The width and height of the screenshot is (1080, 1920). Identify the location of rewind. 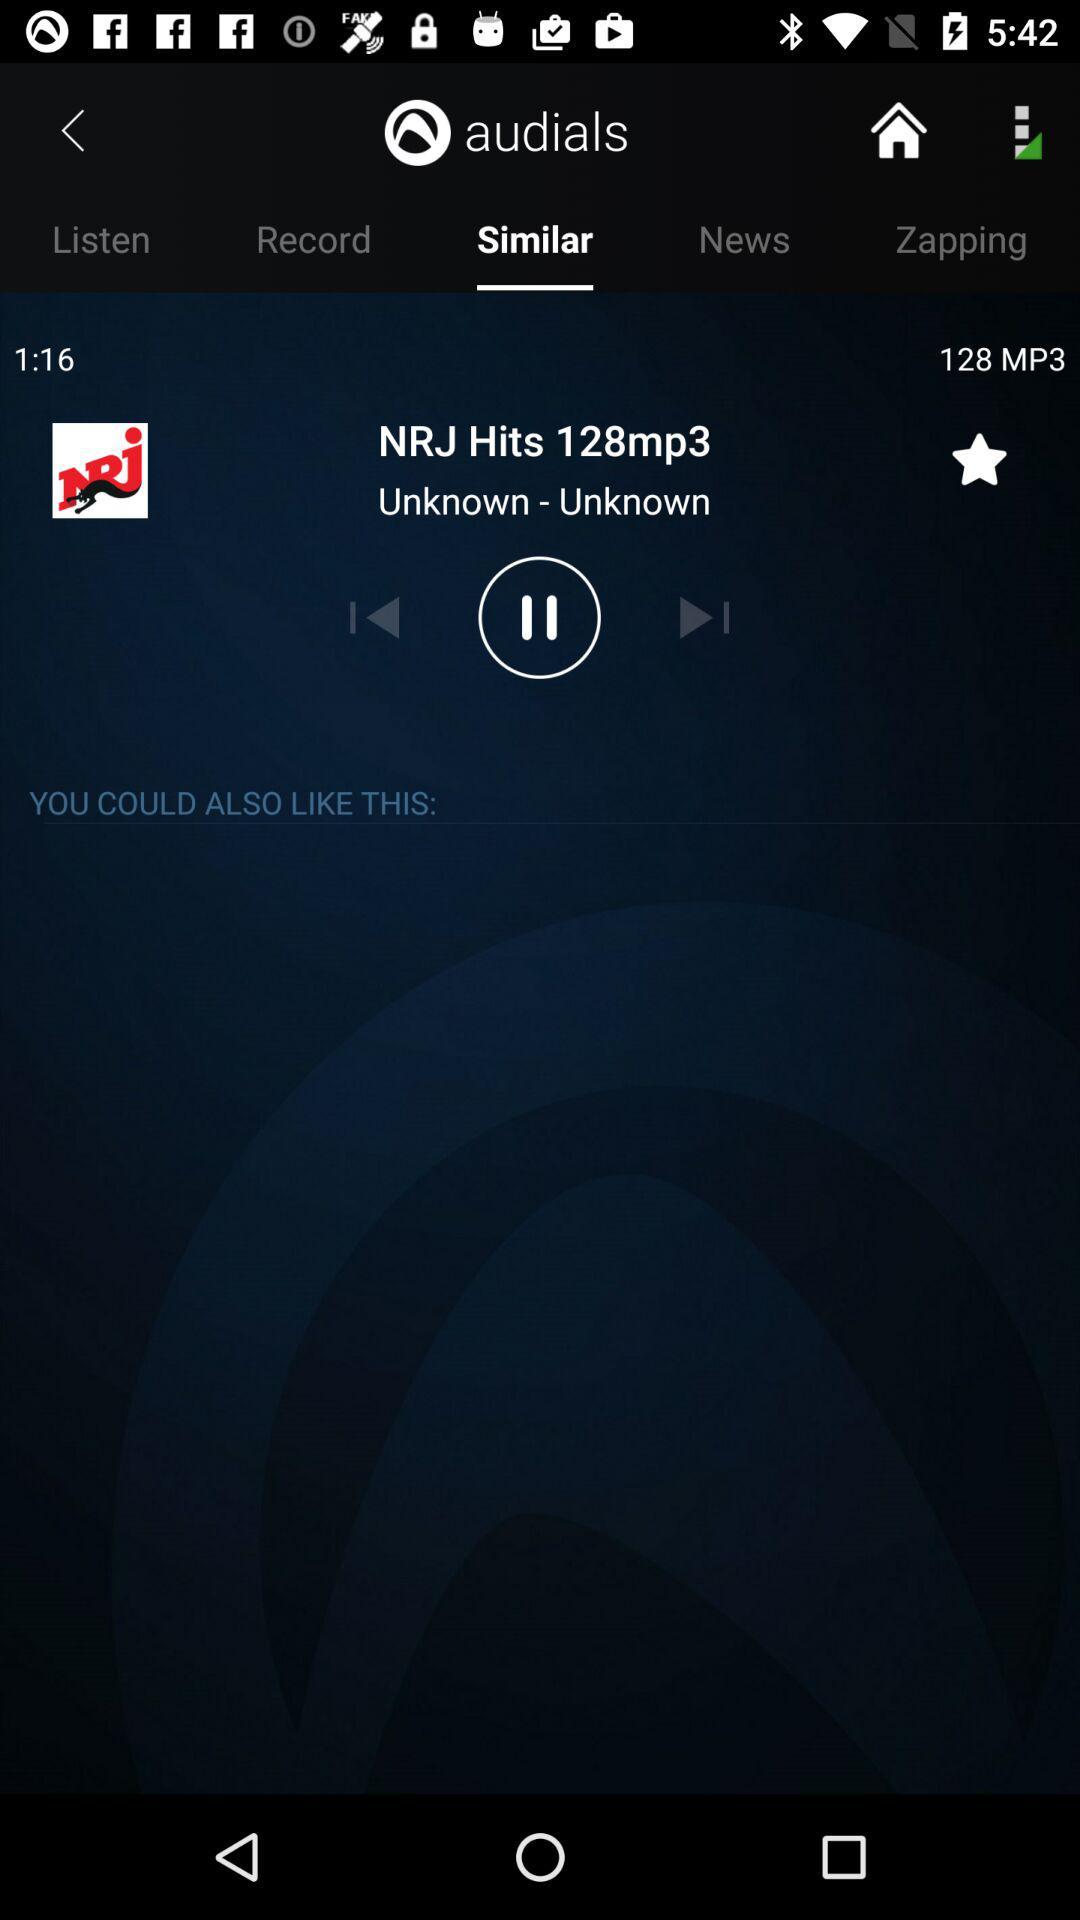
(374, 616).